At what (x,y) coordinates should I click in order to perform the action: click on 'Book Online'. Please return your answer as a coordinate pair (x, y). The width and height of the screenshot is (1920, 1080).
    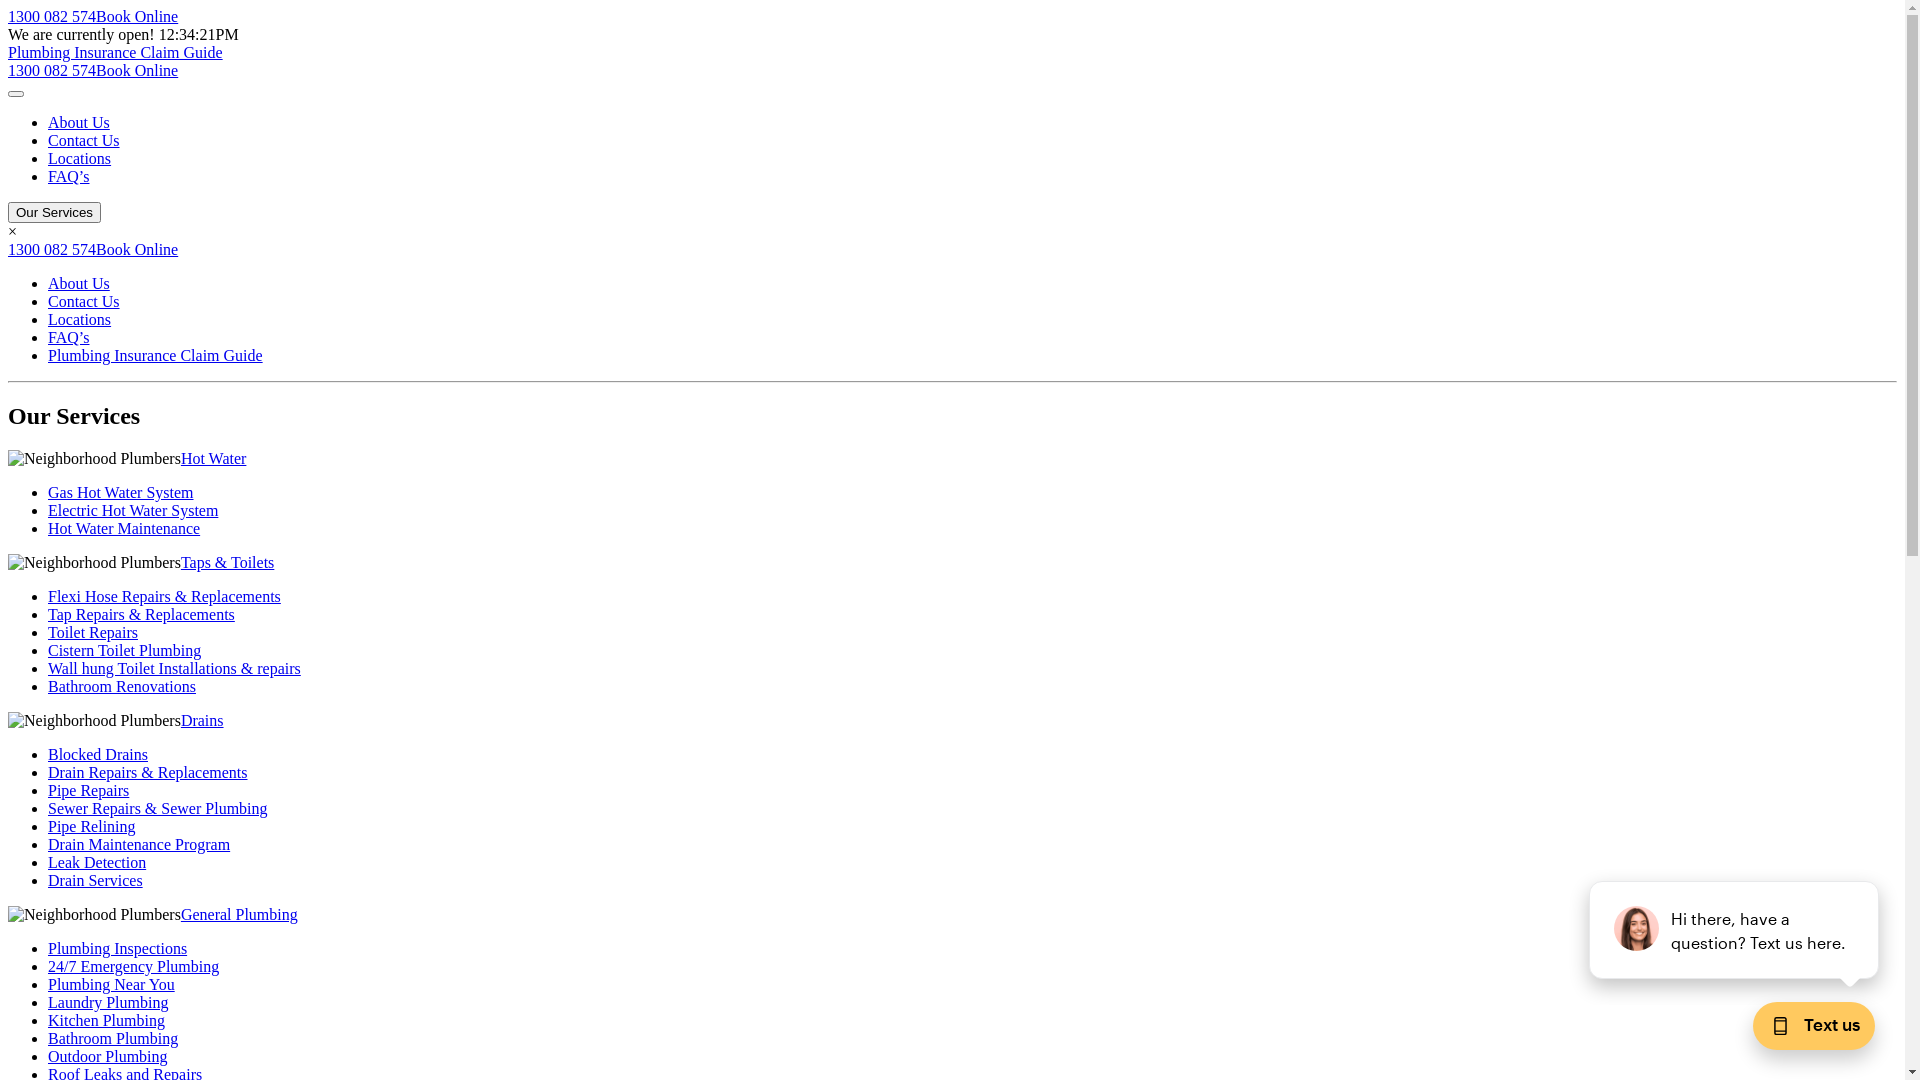
    Looking at the image, I should click on (136, 248).